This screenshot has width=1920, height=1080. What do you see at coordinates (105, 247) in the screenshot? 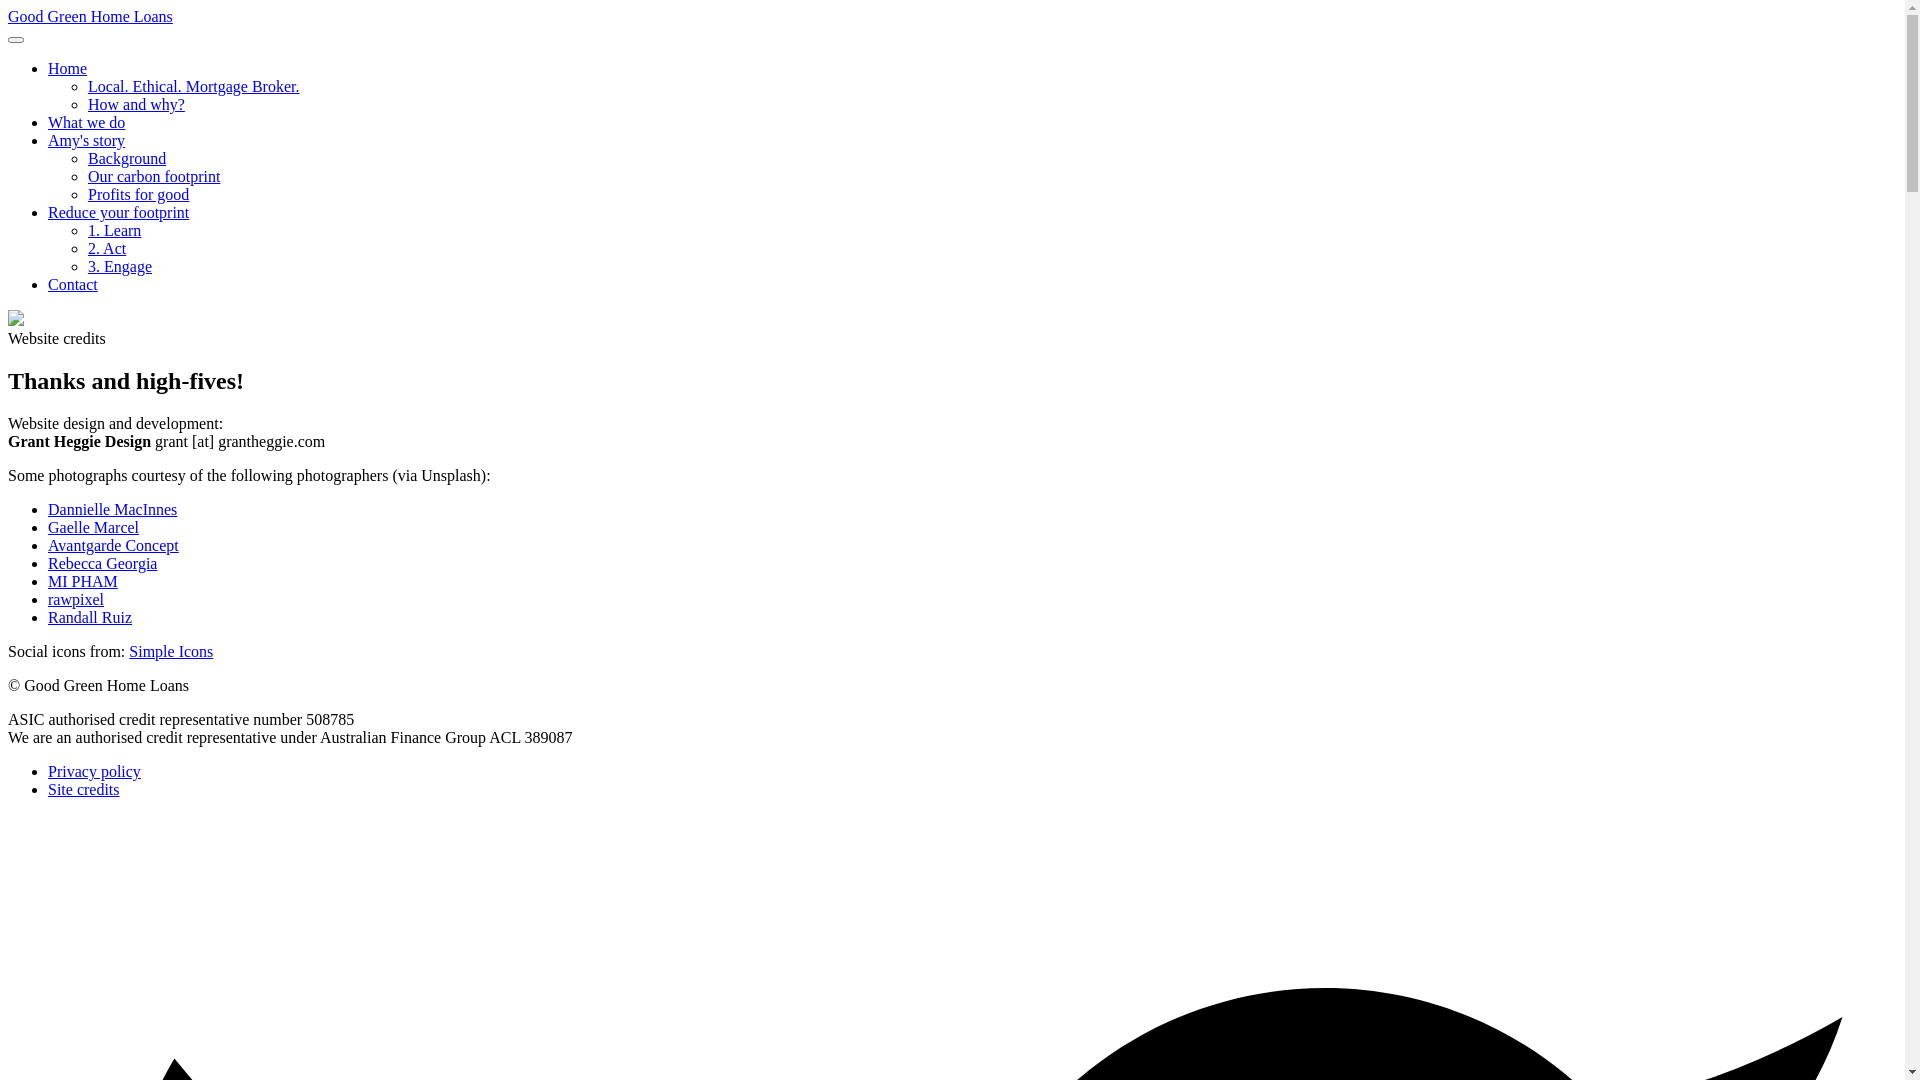
I see `'2. Act'` at bounding box center [105, 247].